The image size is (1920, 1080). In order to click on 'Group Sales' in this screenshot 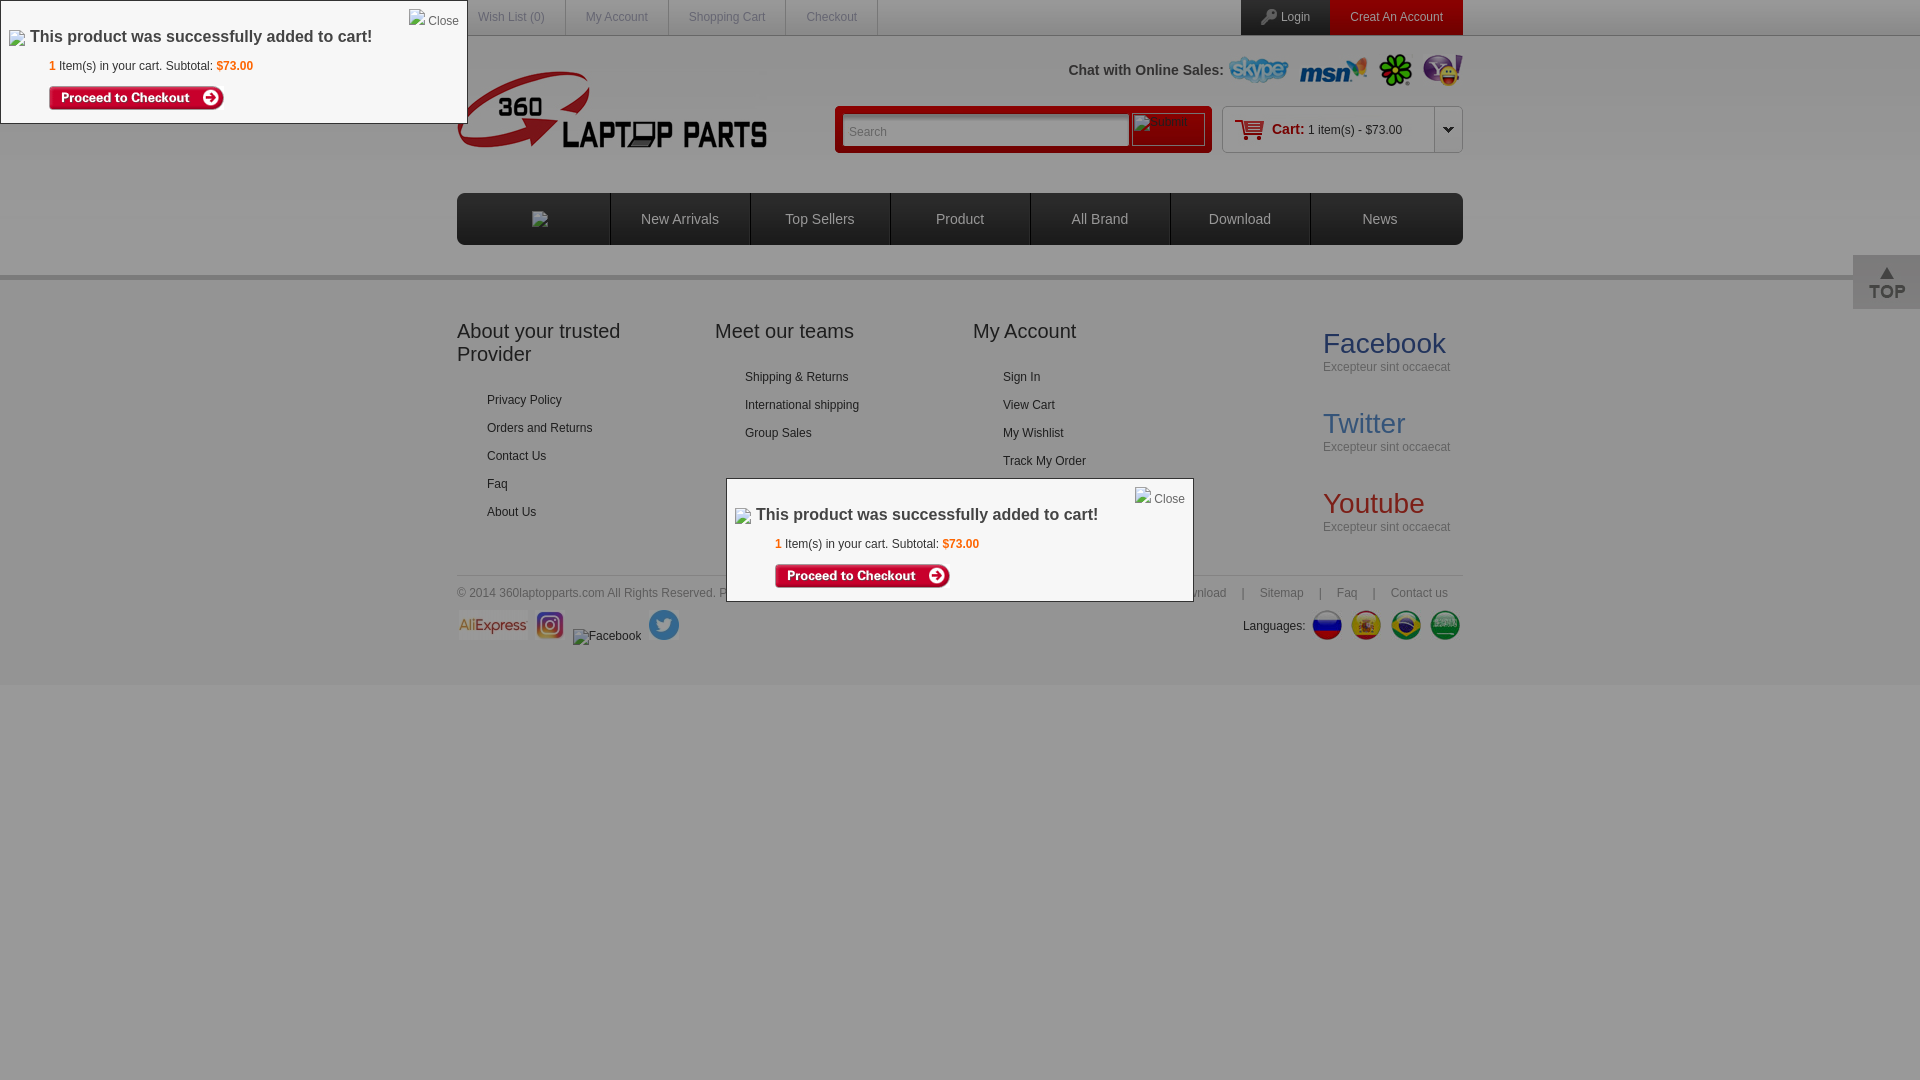, I will do `click(743, 431)`.